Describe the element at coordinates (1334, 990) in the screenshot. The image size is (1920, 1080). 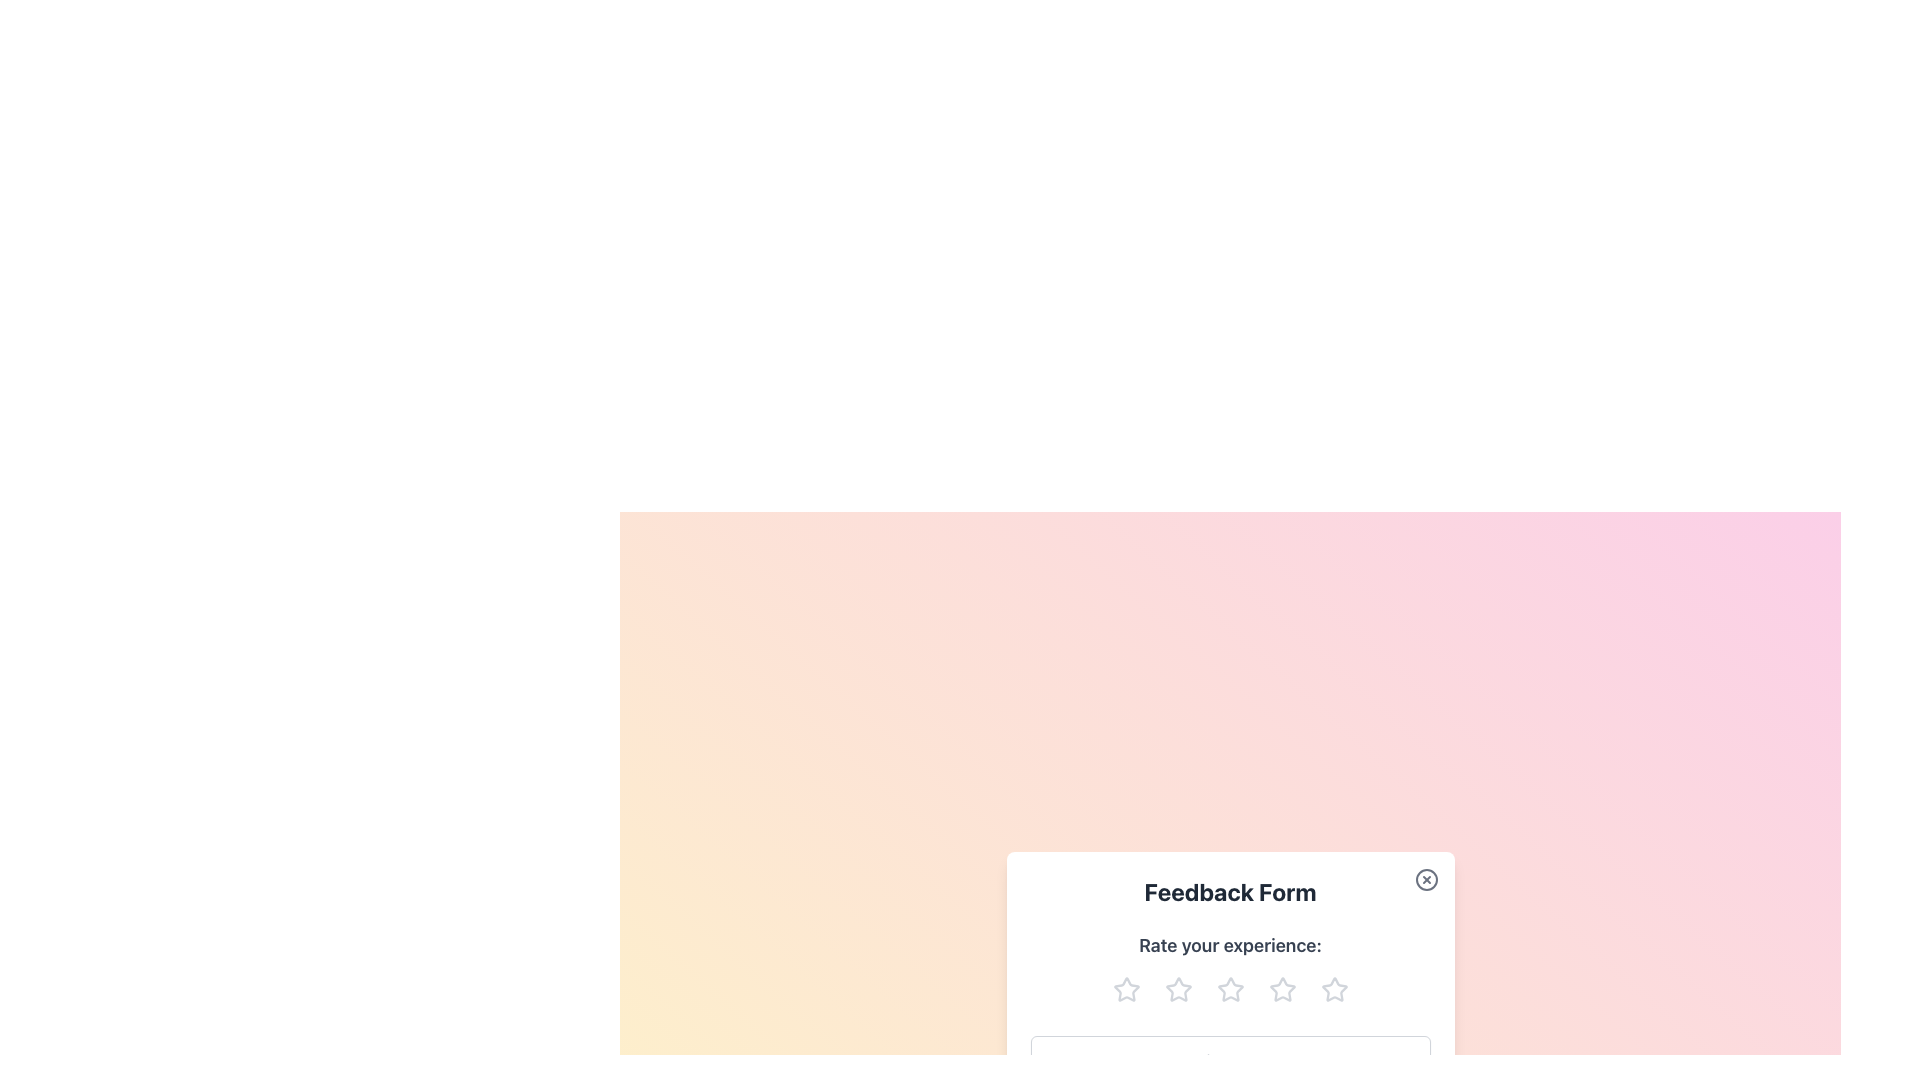
I see `the fifth star icon in the horizontal row under the heading 'Rate your experience:'` at that location.